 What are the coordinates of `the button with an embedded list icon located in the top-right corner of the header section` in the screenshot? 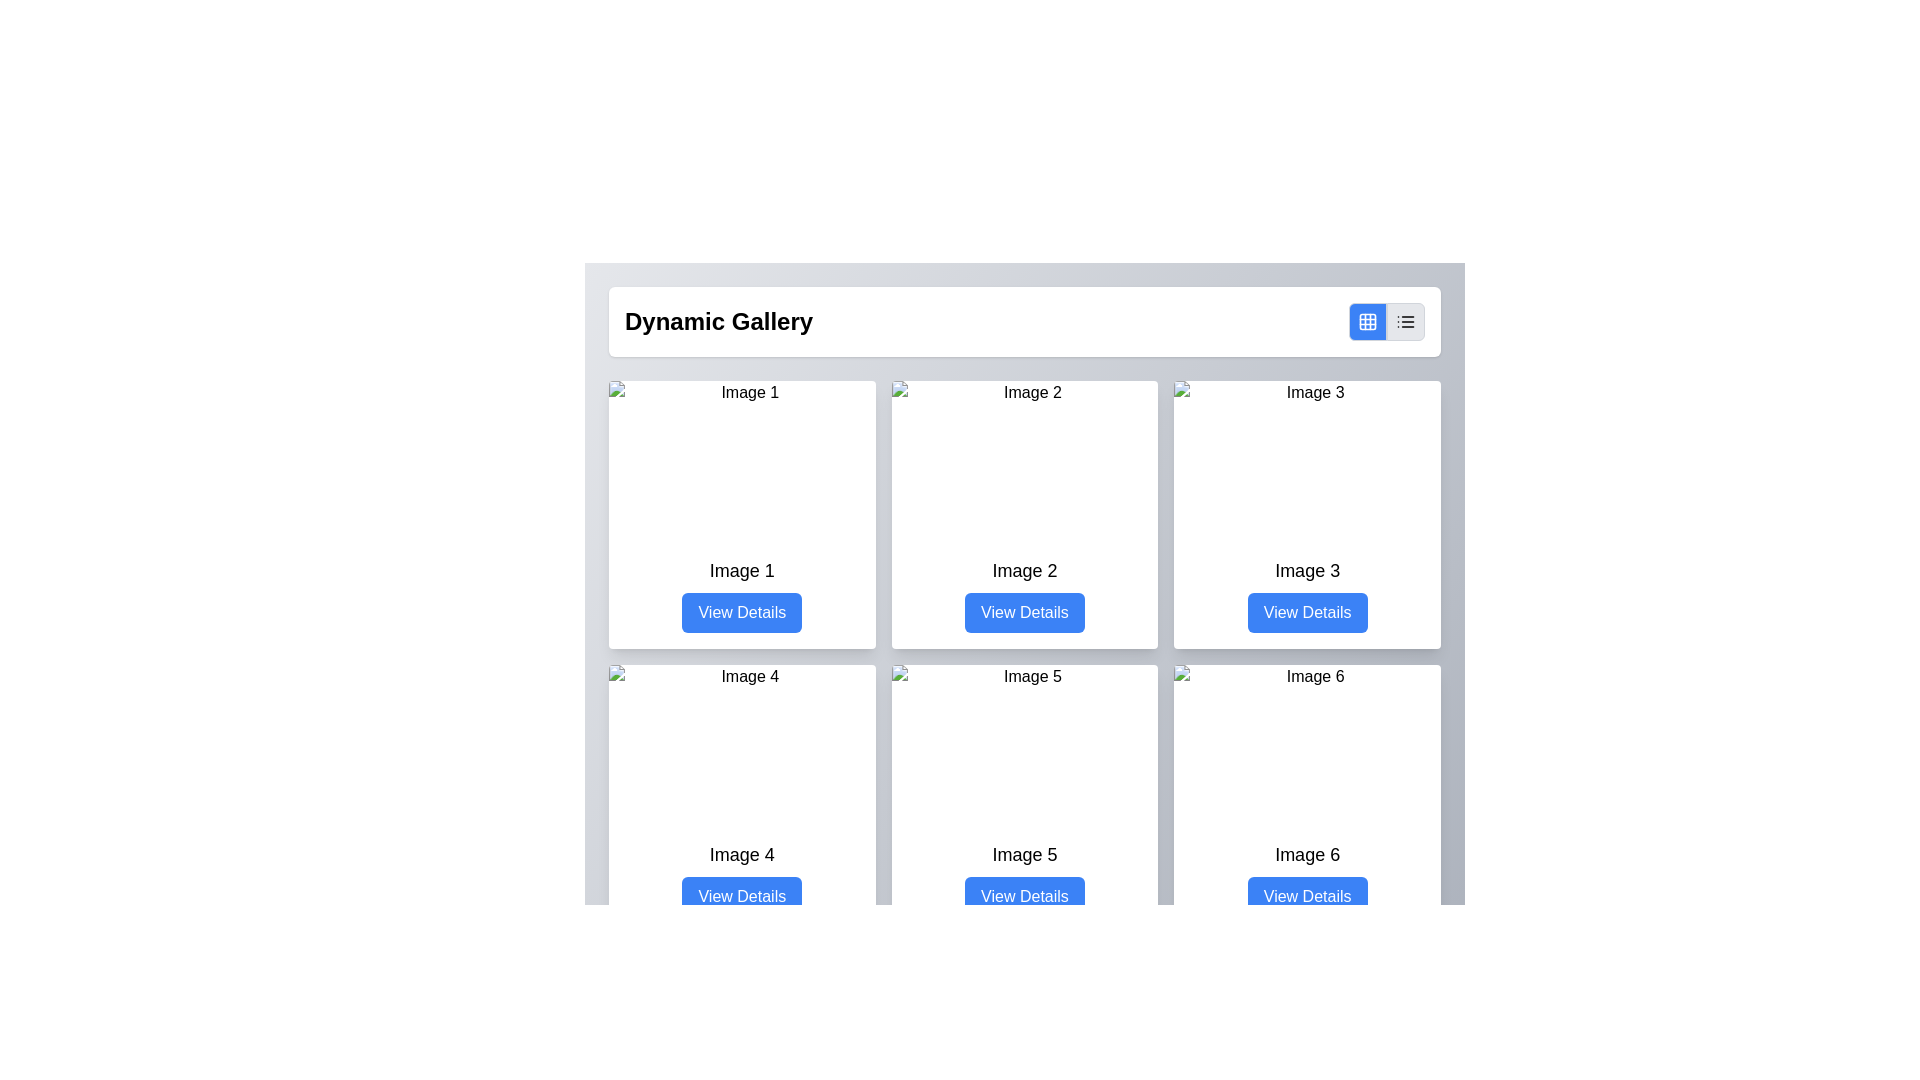 It's located at (1405, 320).